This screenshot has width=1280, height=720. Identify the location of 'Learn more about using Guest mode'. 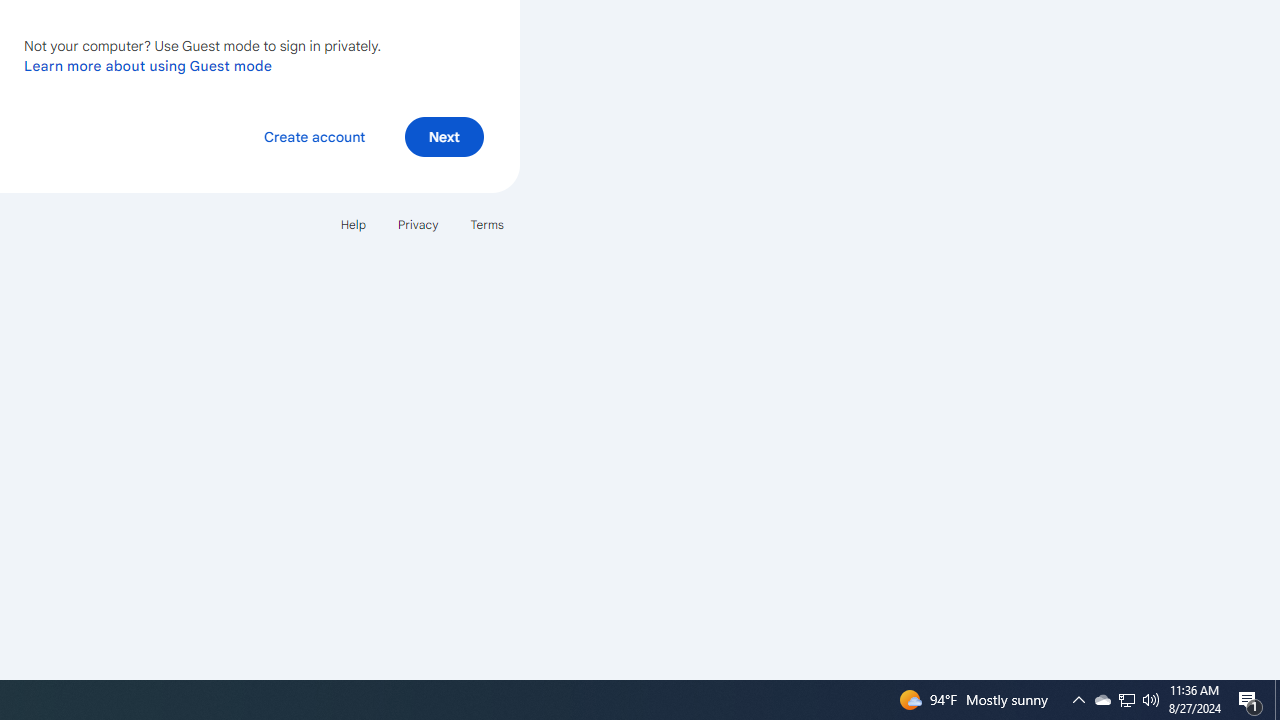
(147, 64).